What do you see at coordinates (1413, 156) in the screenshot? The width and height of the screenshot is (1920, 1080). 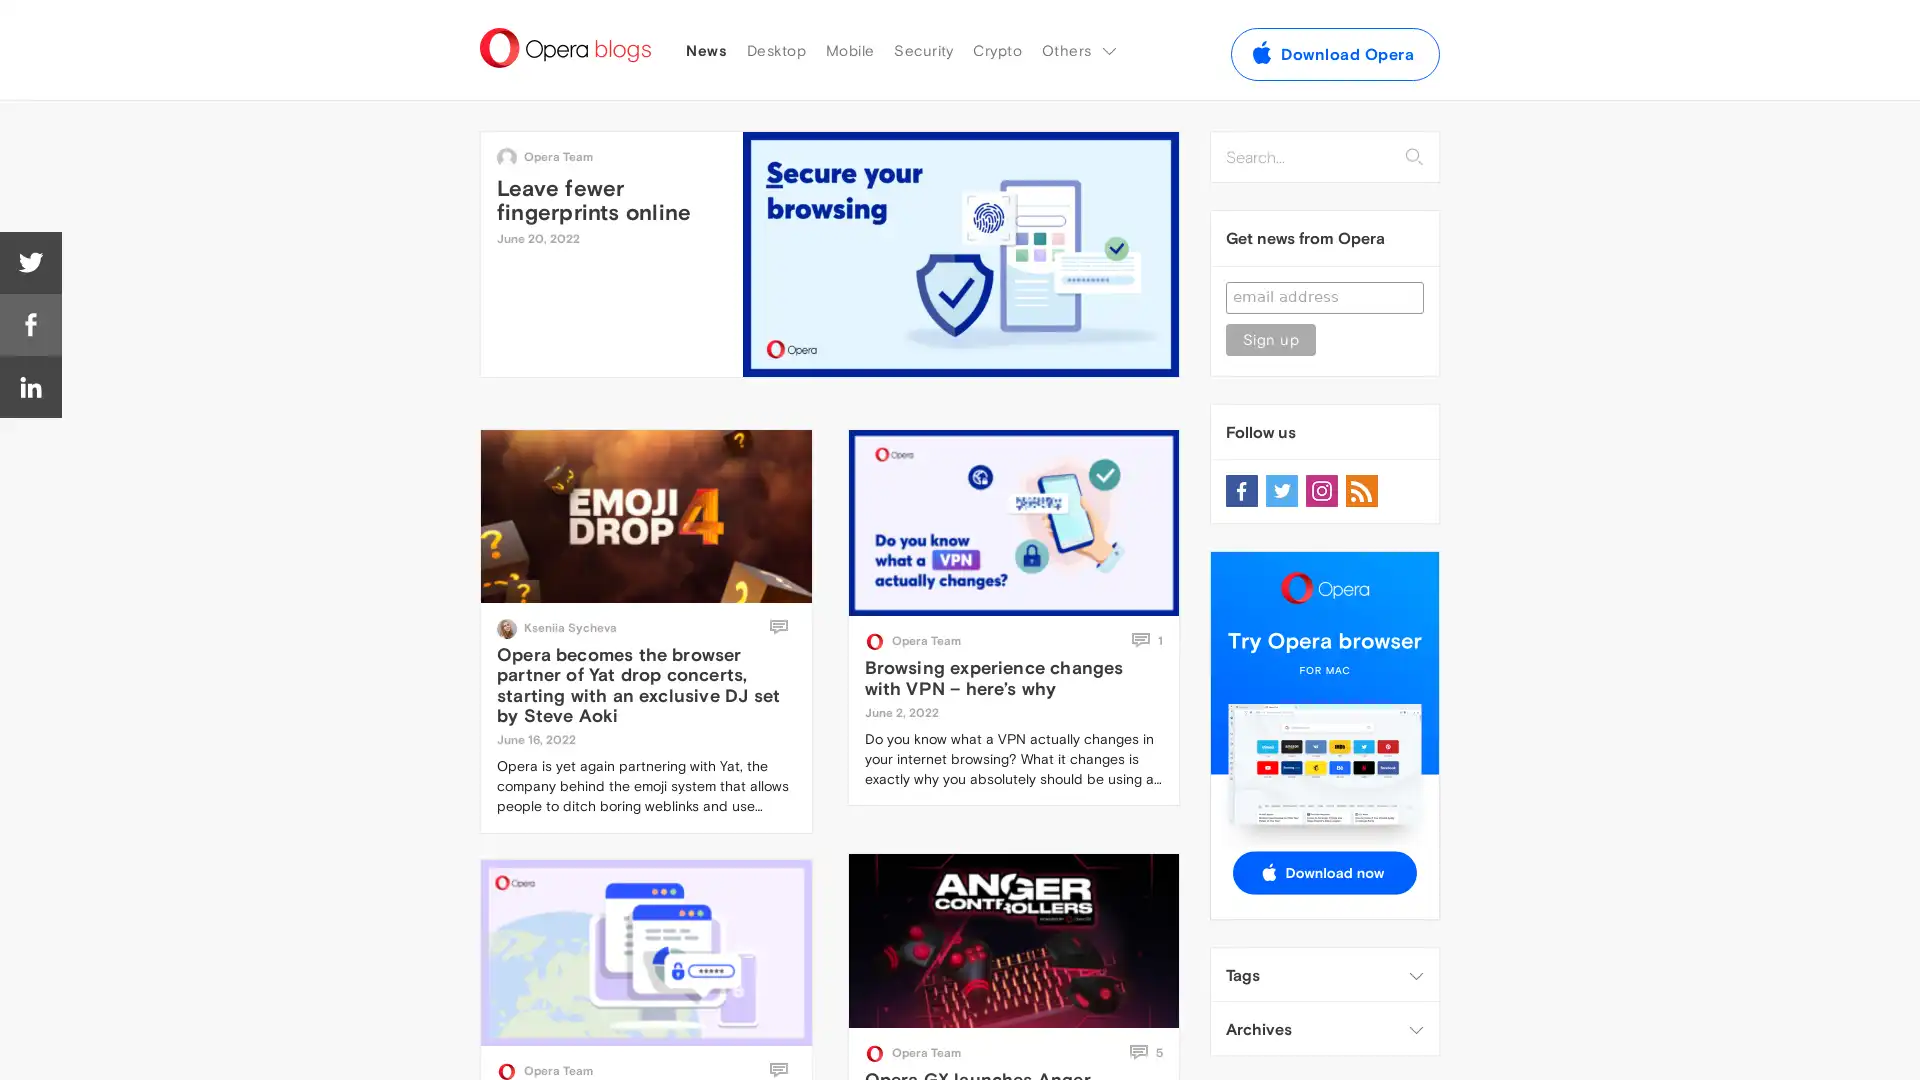 I see `Search...` at bounding box center [1413, 156].